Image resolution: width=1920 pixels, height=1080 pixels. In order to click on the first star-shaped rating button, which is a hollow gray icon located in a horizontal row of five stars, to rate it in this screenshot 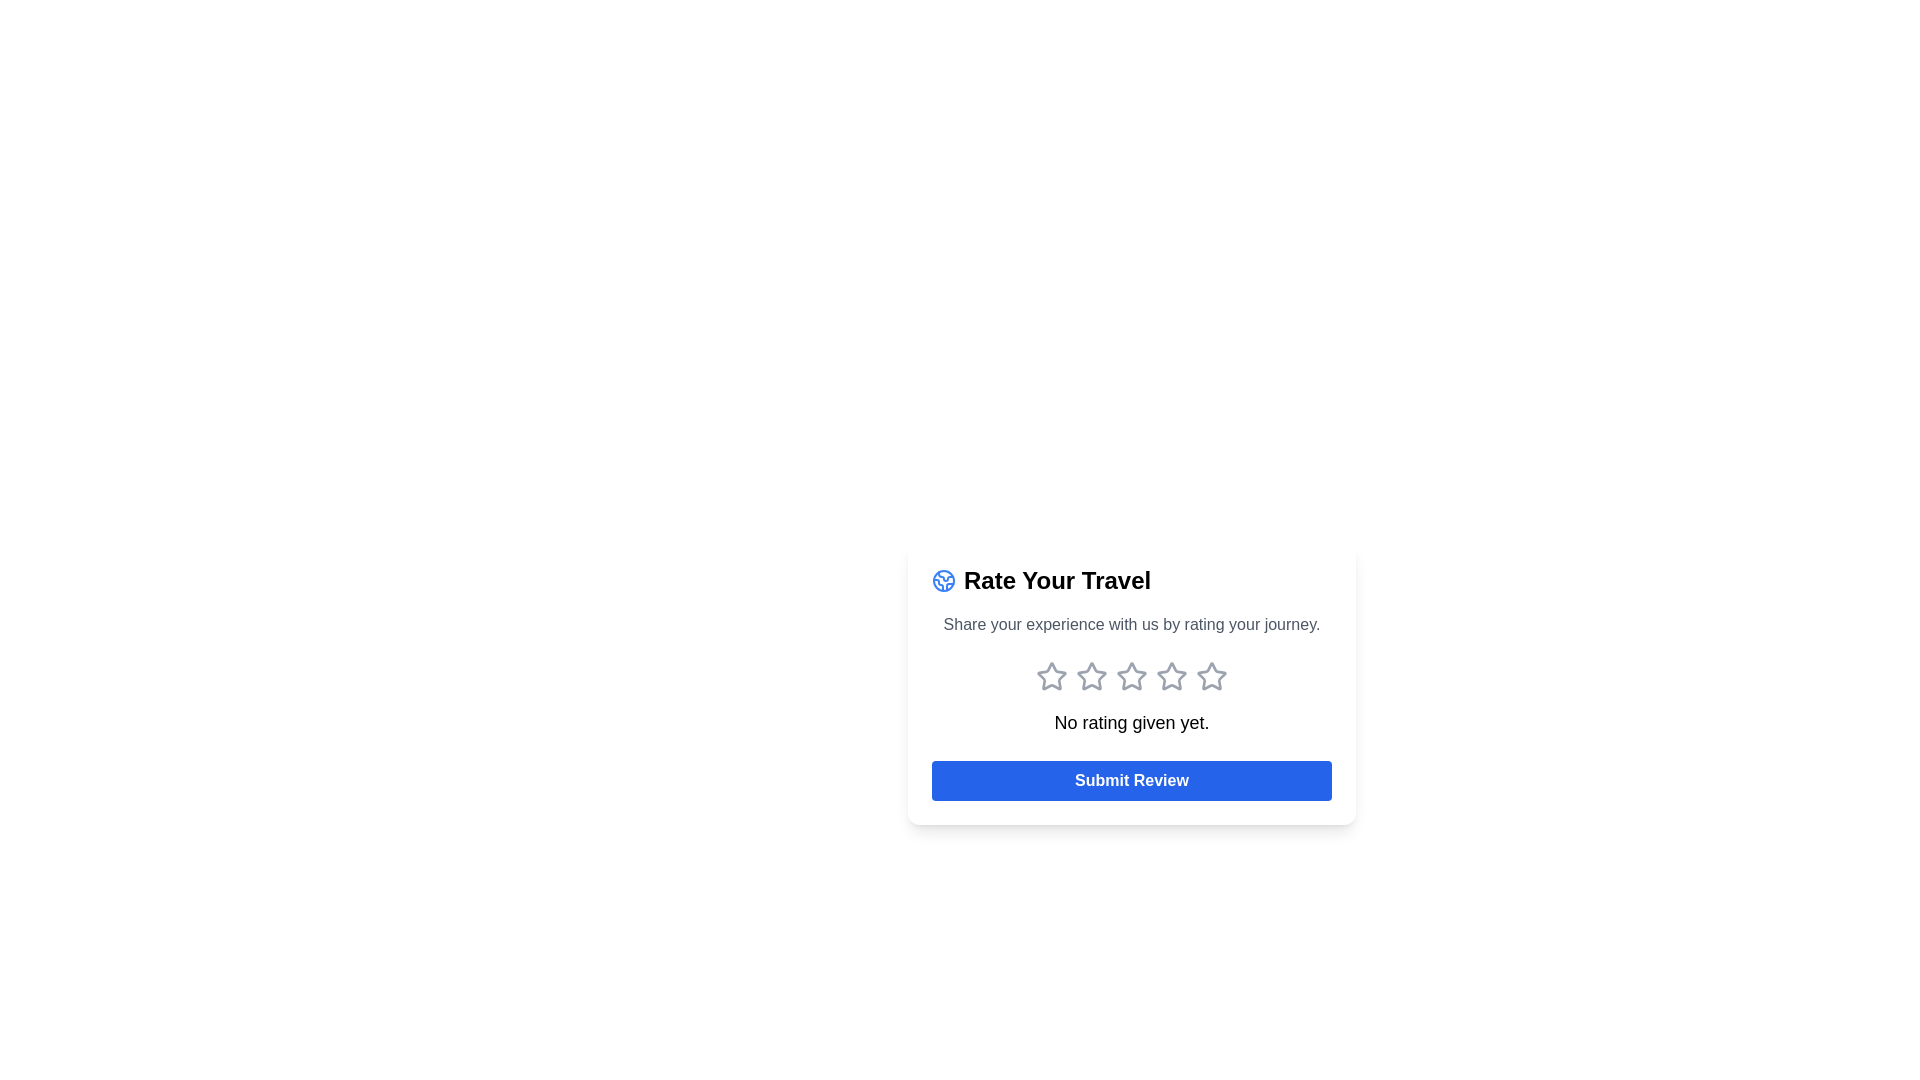, I will do `click(1050, 676)`.